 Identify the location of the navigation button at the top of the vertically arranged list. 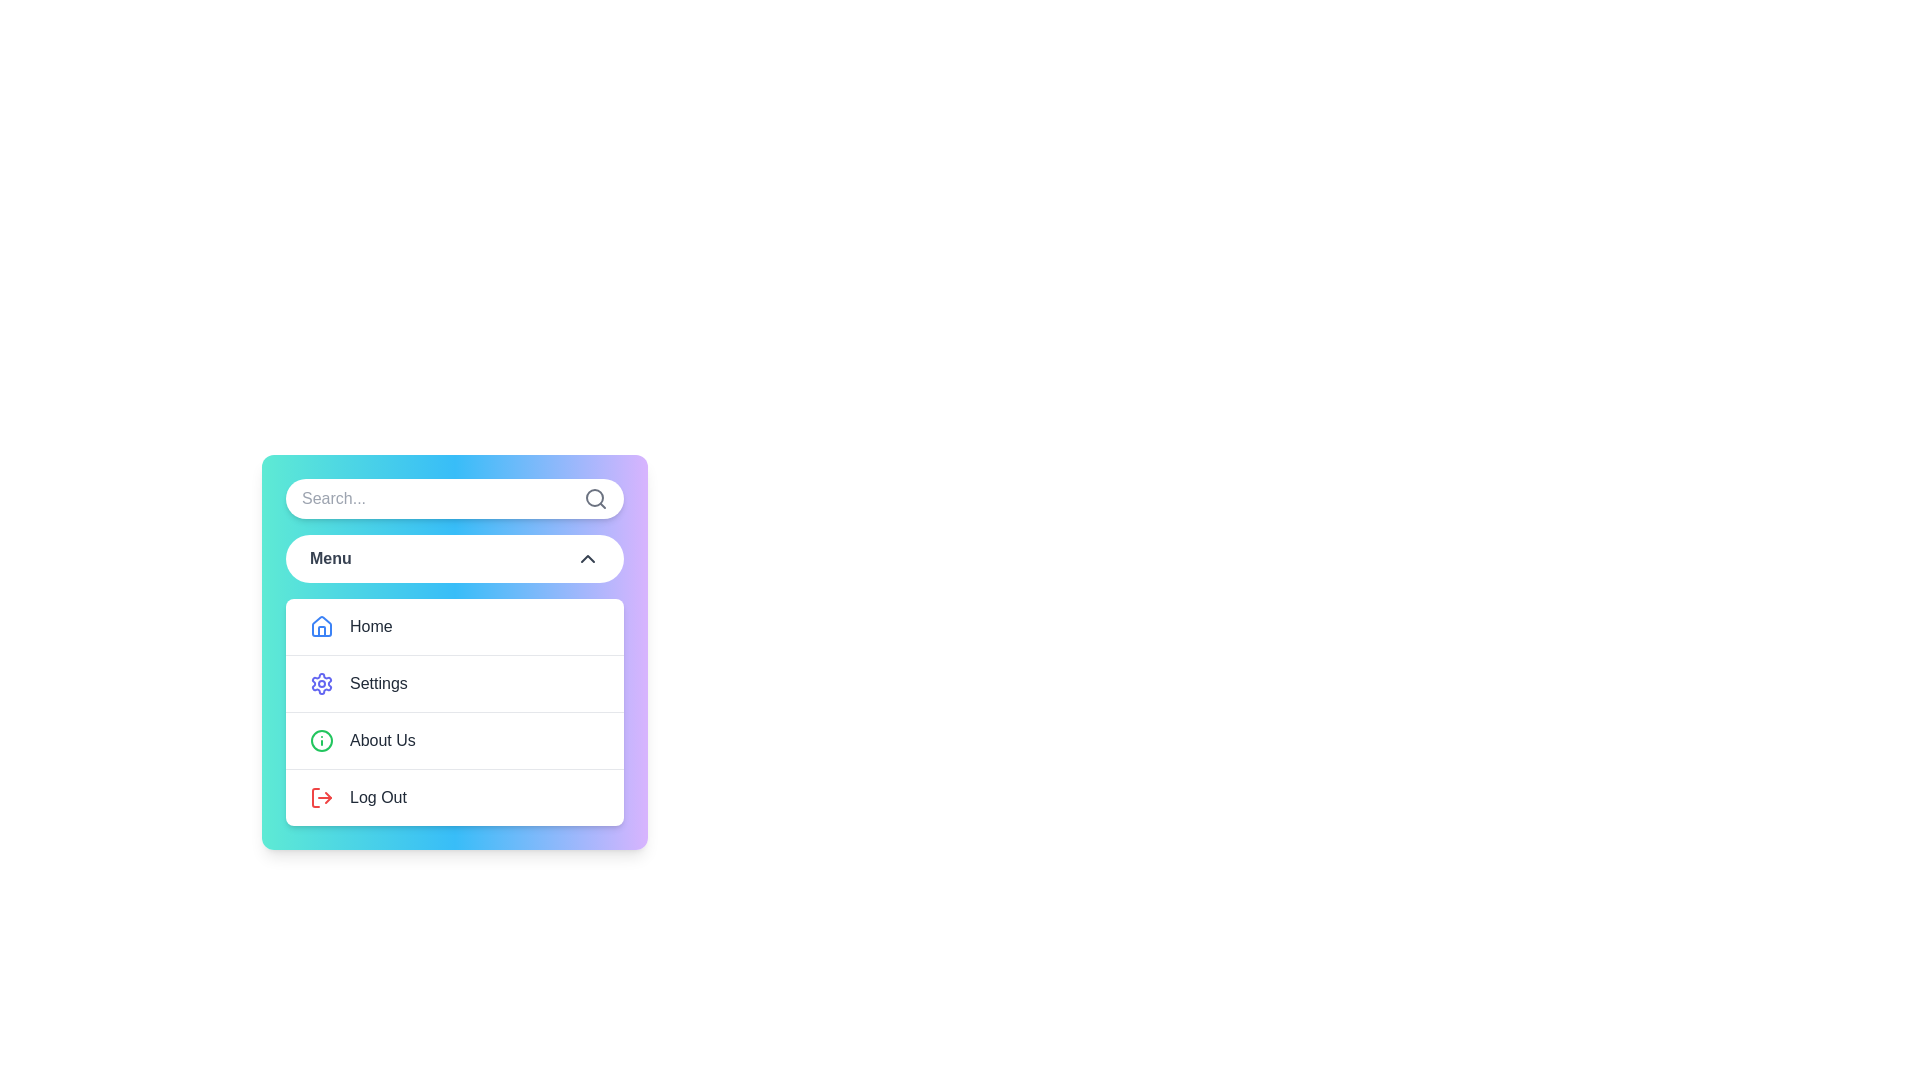
(454, 626).